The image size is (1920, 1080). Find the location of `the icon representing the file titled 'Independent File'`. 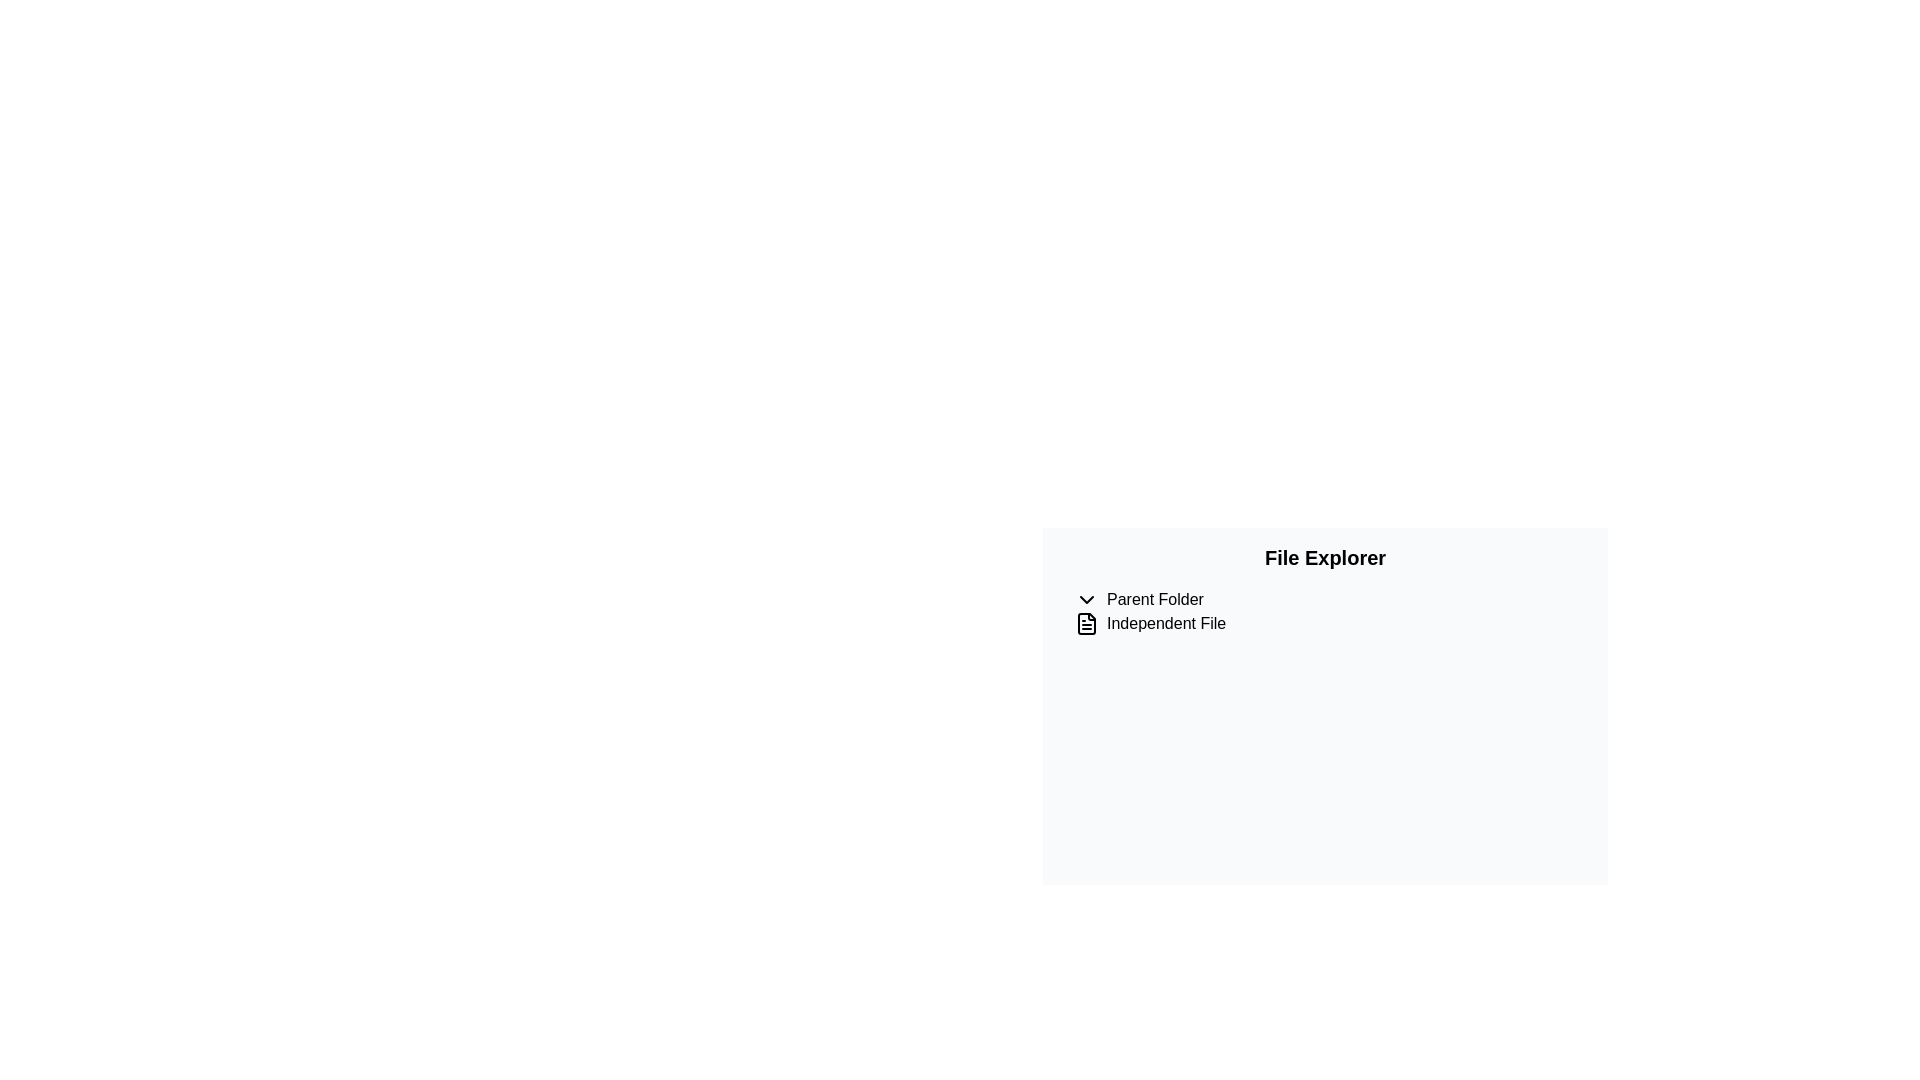

the icon representing the file titled 'Independent File' is located at coordinates (1085, 623).